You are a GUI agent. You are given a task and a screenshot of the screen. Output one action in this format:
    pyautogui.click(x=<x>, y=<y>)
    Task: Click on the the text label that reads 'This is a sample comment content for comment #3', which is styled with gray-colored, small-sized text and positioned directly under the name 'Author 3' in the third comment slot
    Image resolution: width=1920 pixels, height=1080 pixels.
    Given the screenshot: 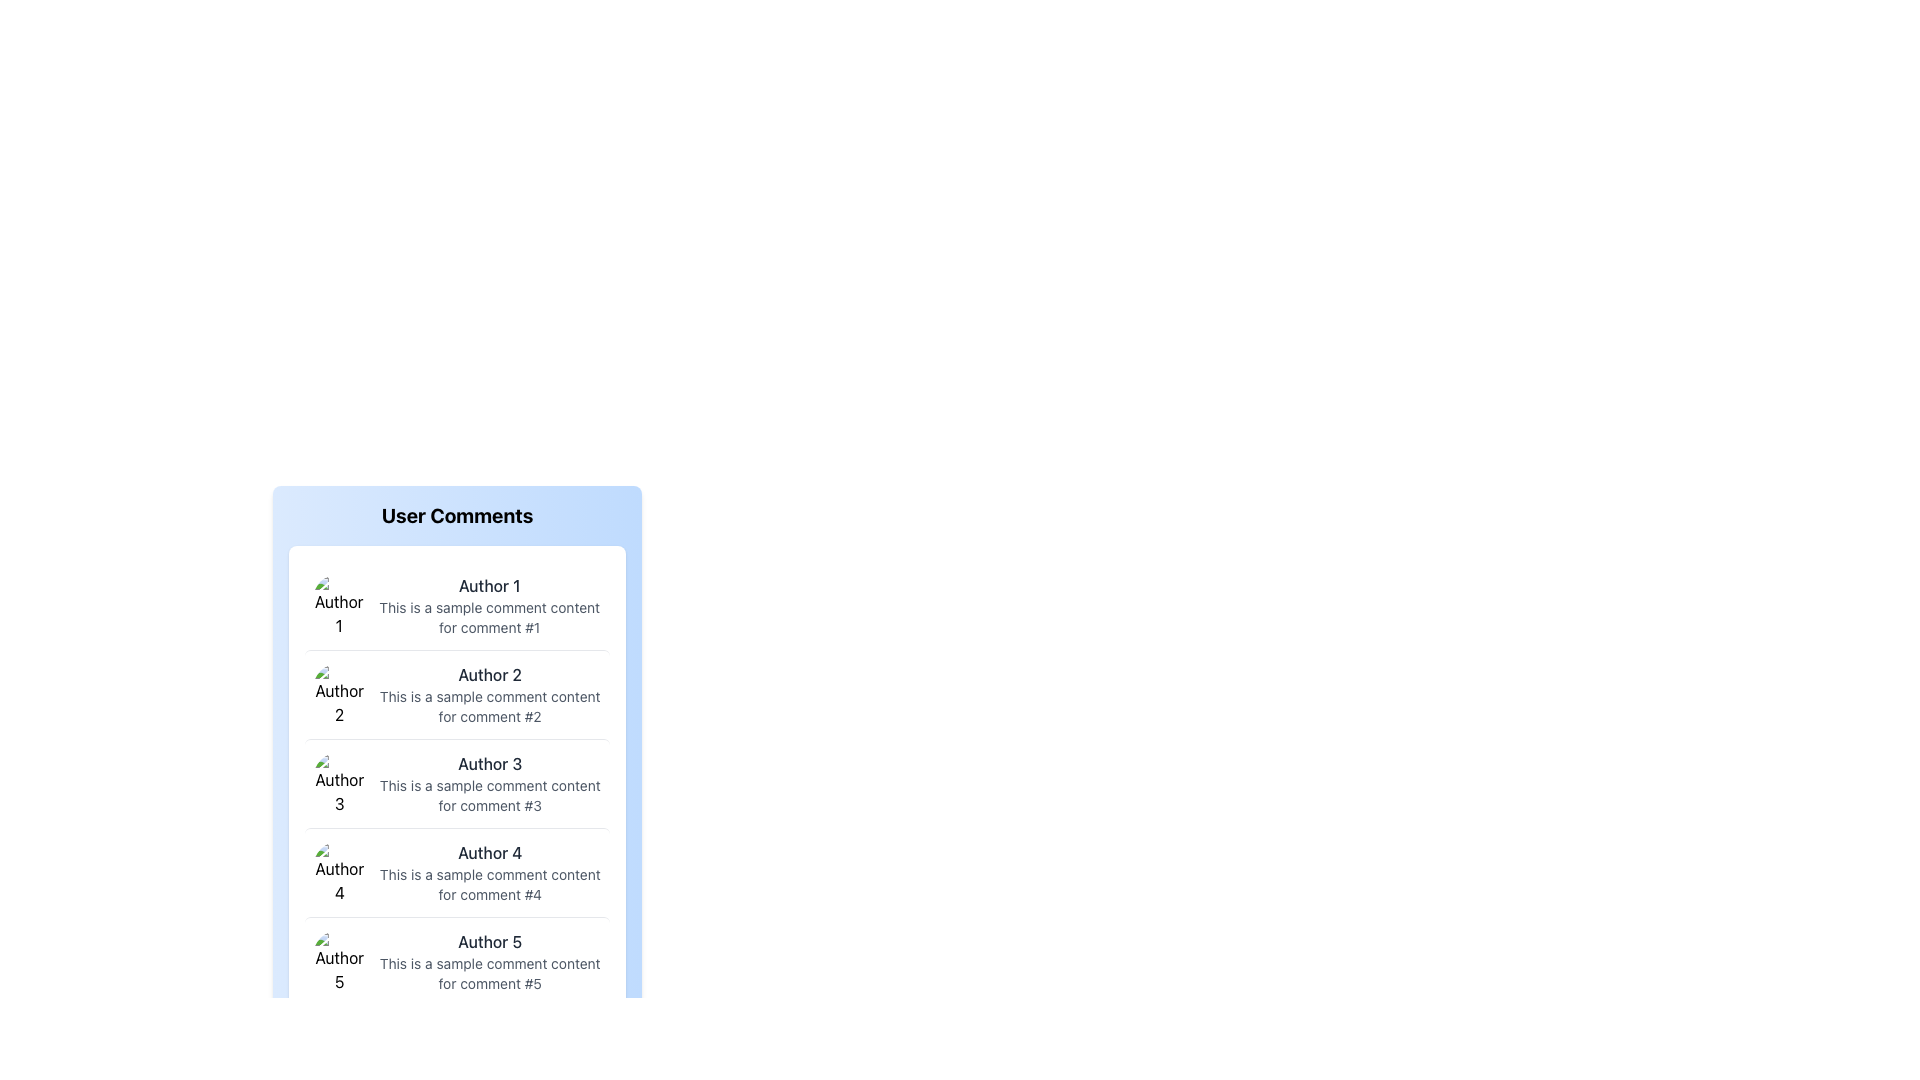 What is the action you would take?
    pyautogui.click(x=490, y=794)
    